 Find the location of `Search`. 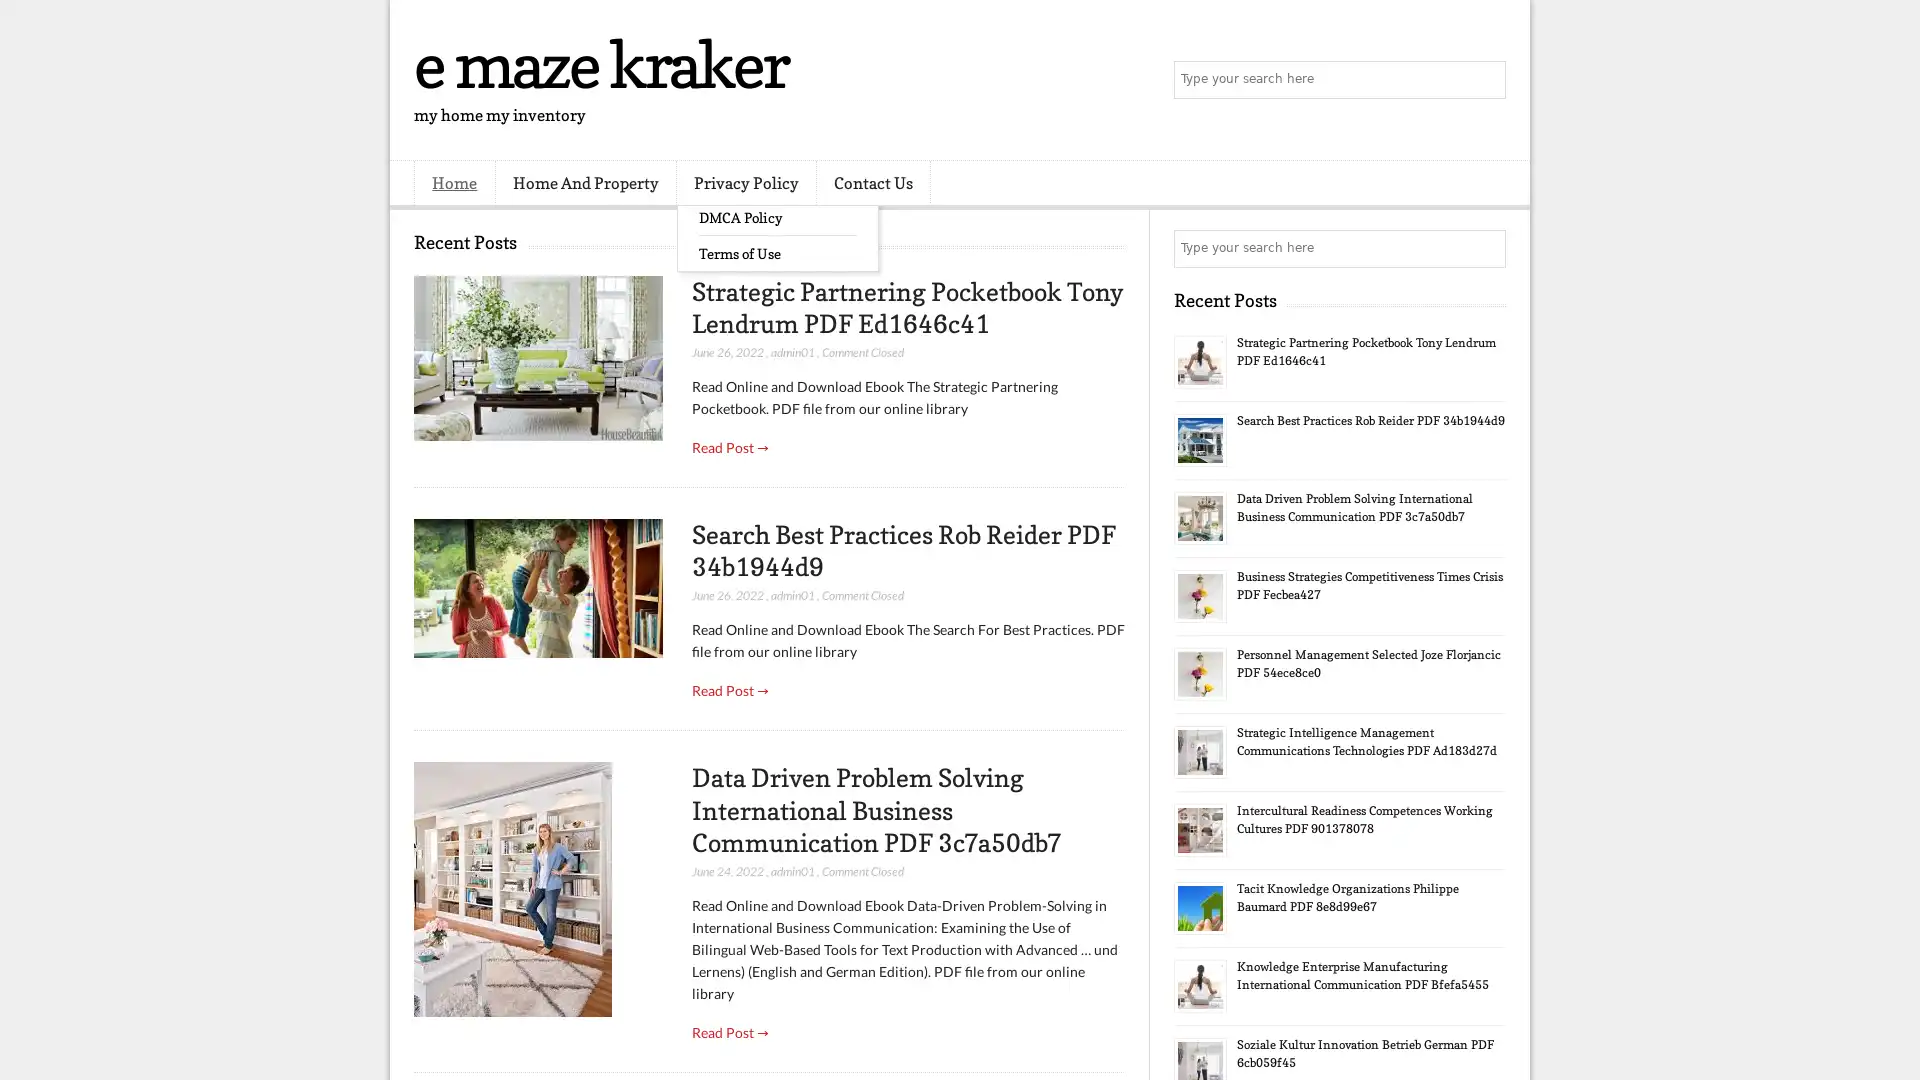

Search is located at coordinates (1485, 248).